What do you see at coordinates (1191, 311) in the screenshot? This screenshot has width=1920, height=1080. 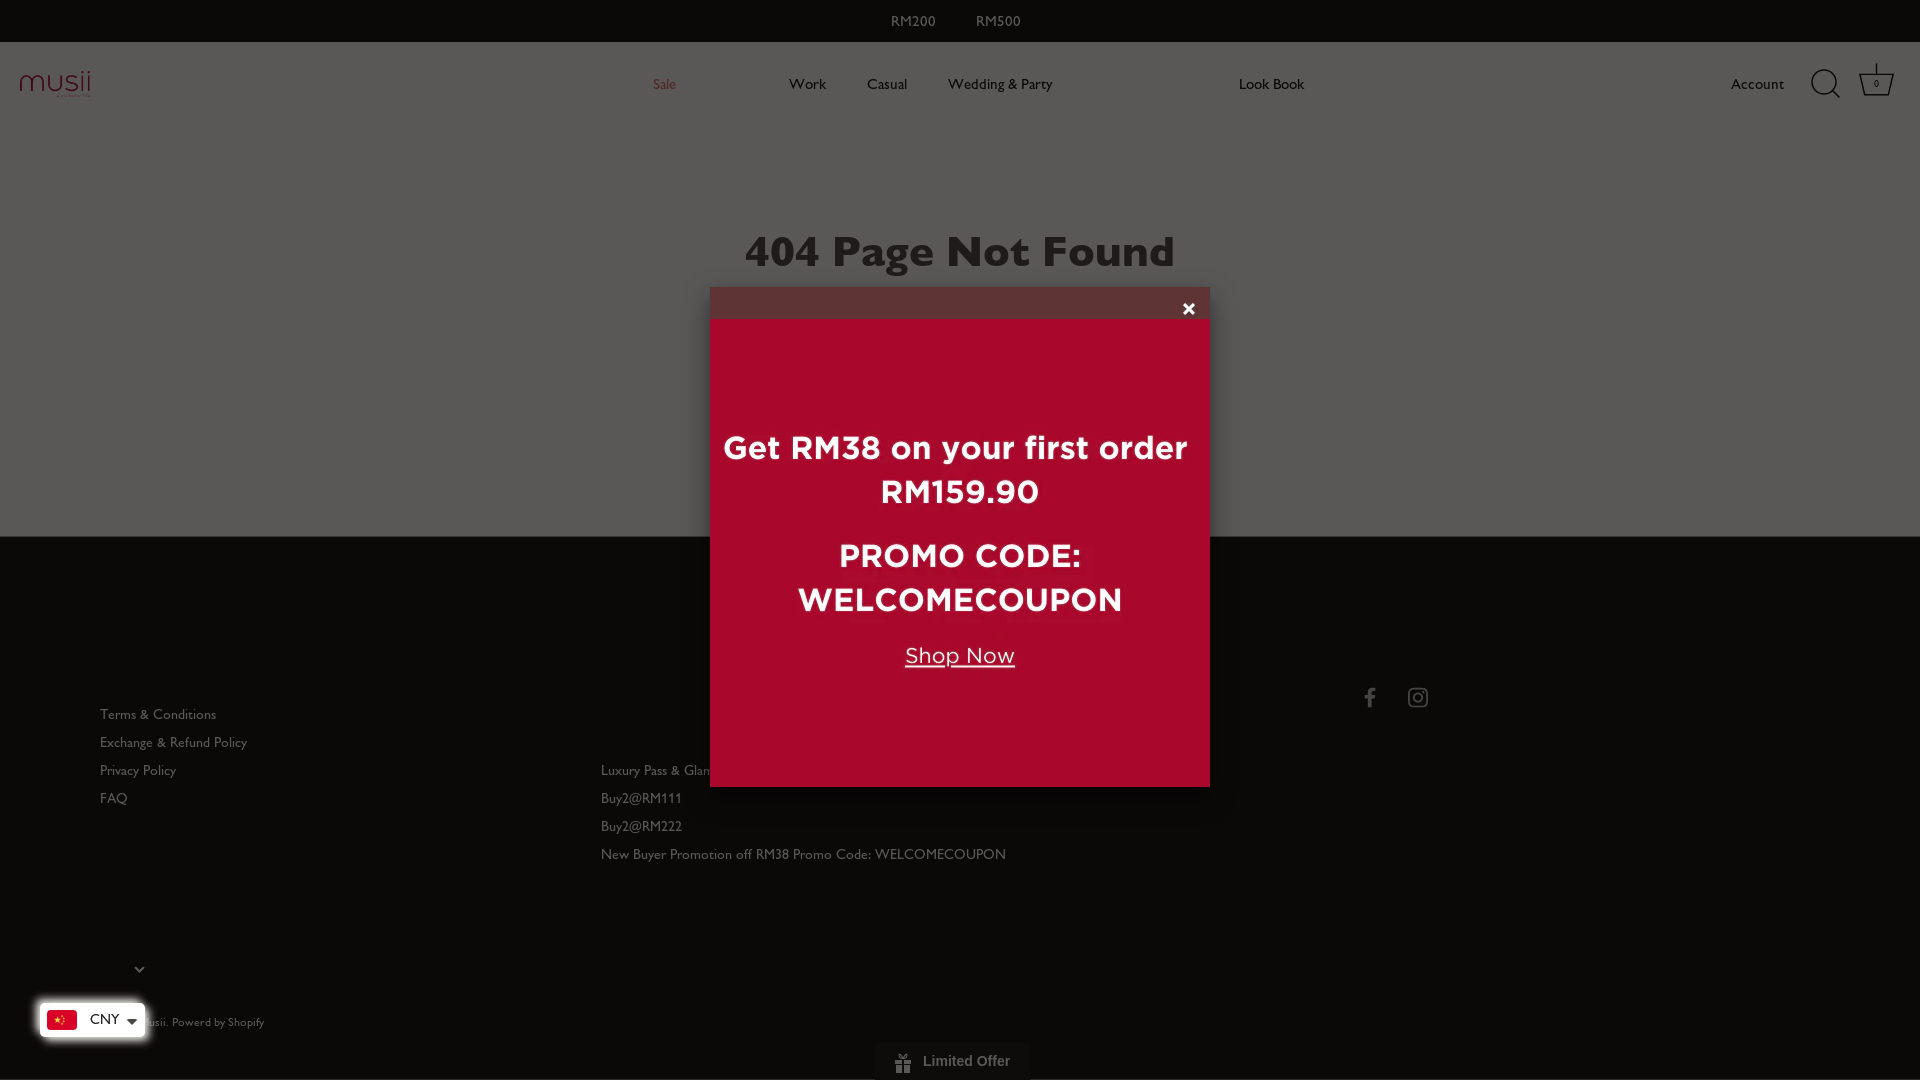 I see `'Close'` at bounding box center [1191, 311].